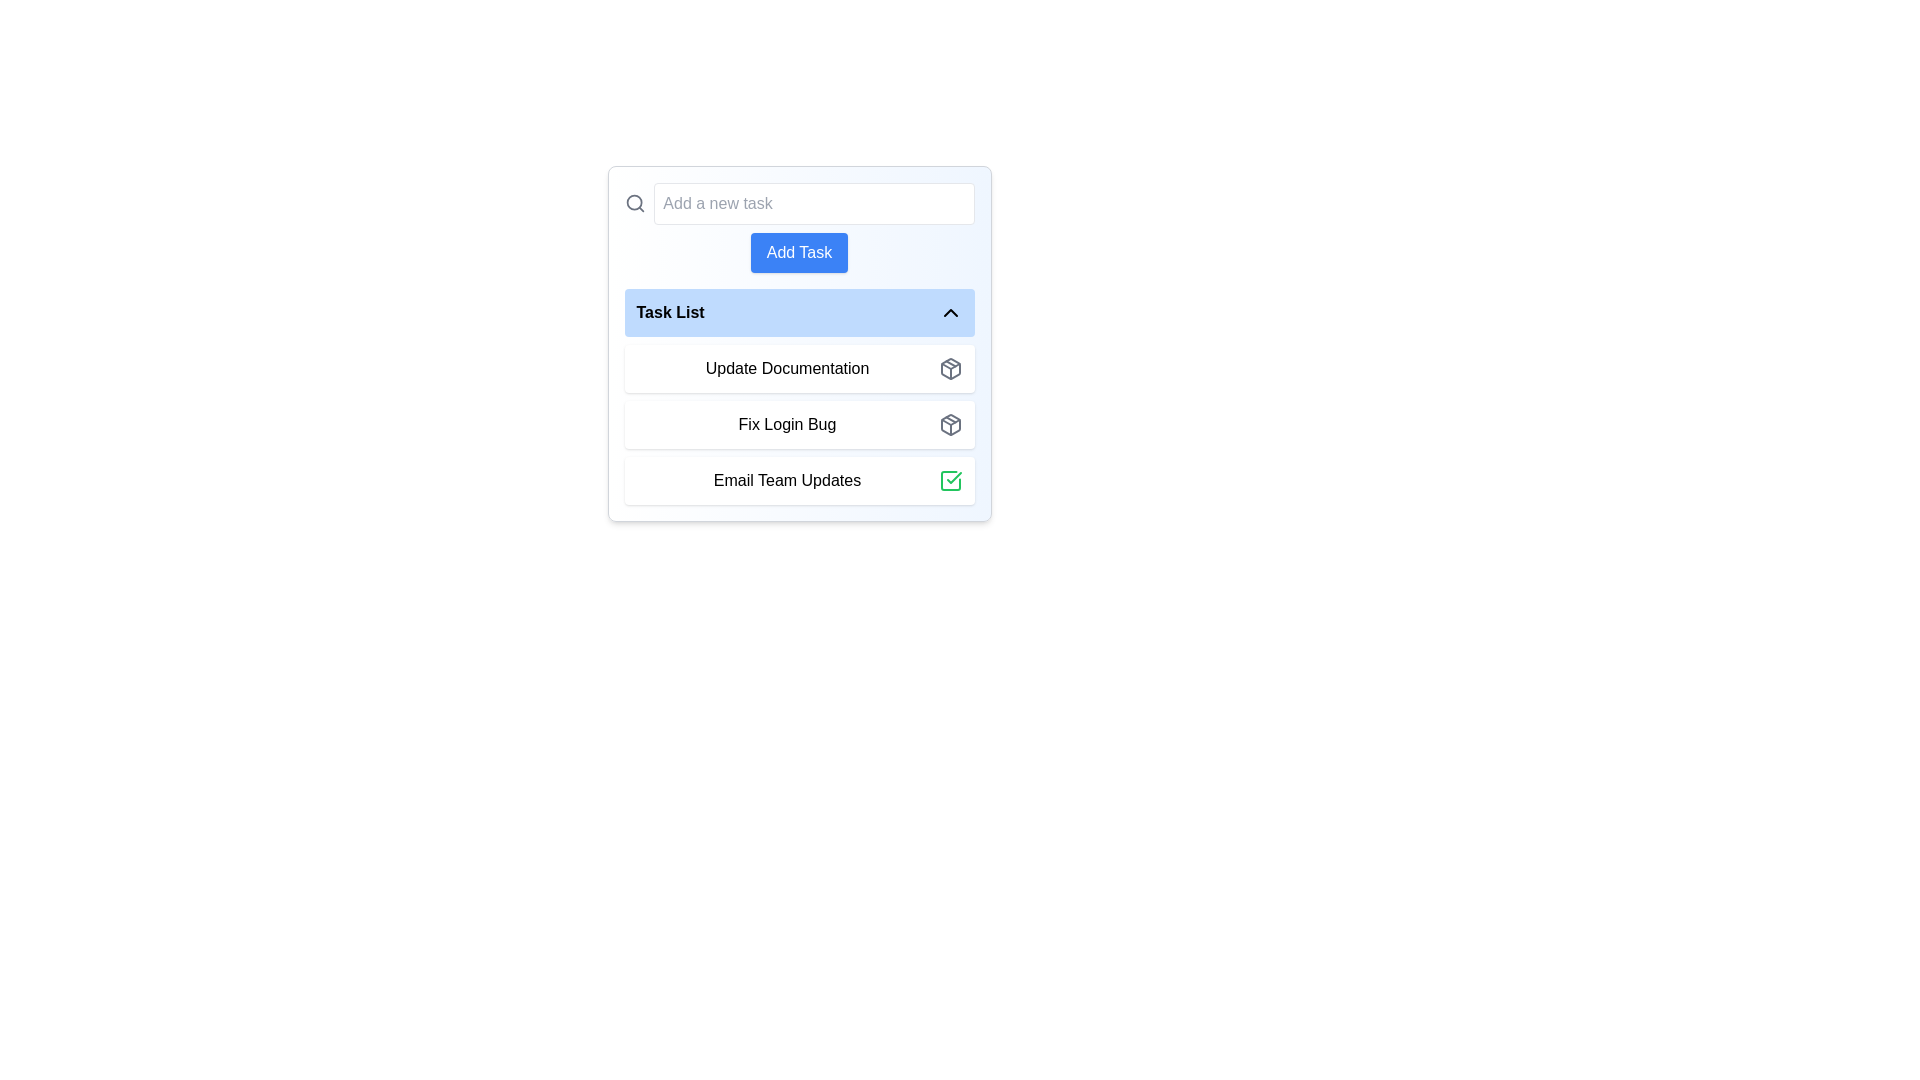  I want to click on the 'Fix Login Bug' button-like interactive list item, which is the second item in the Task List, so click(798, 423).